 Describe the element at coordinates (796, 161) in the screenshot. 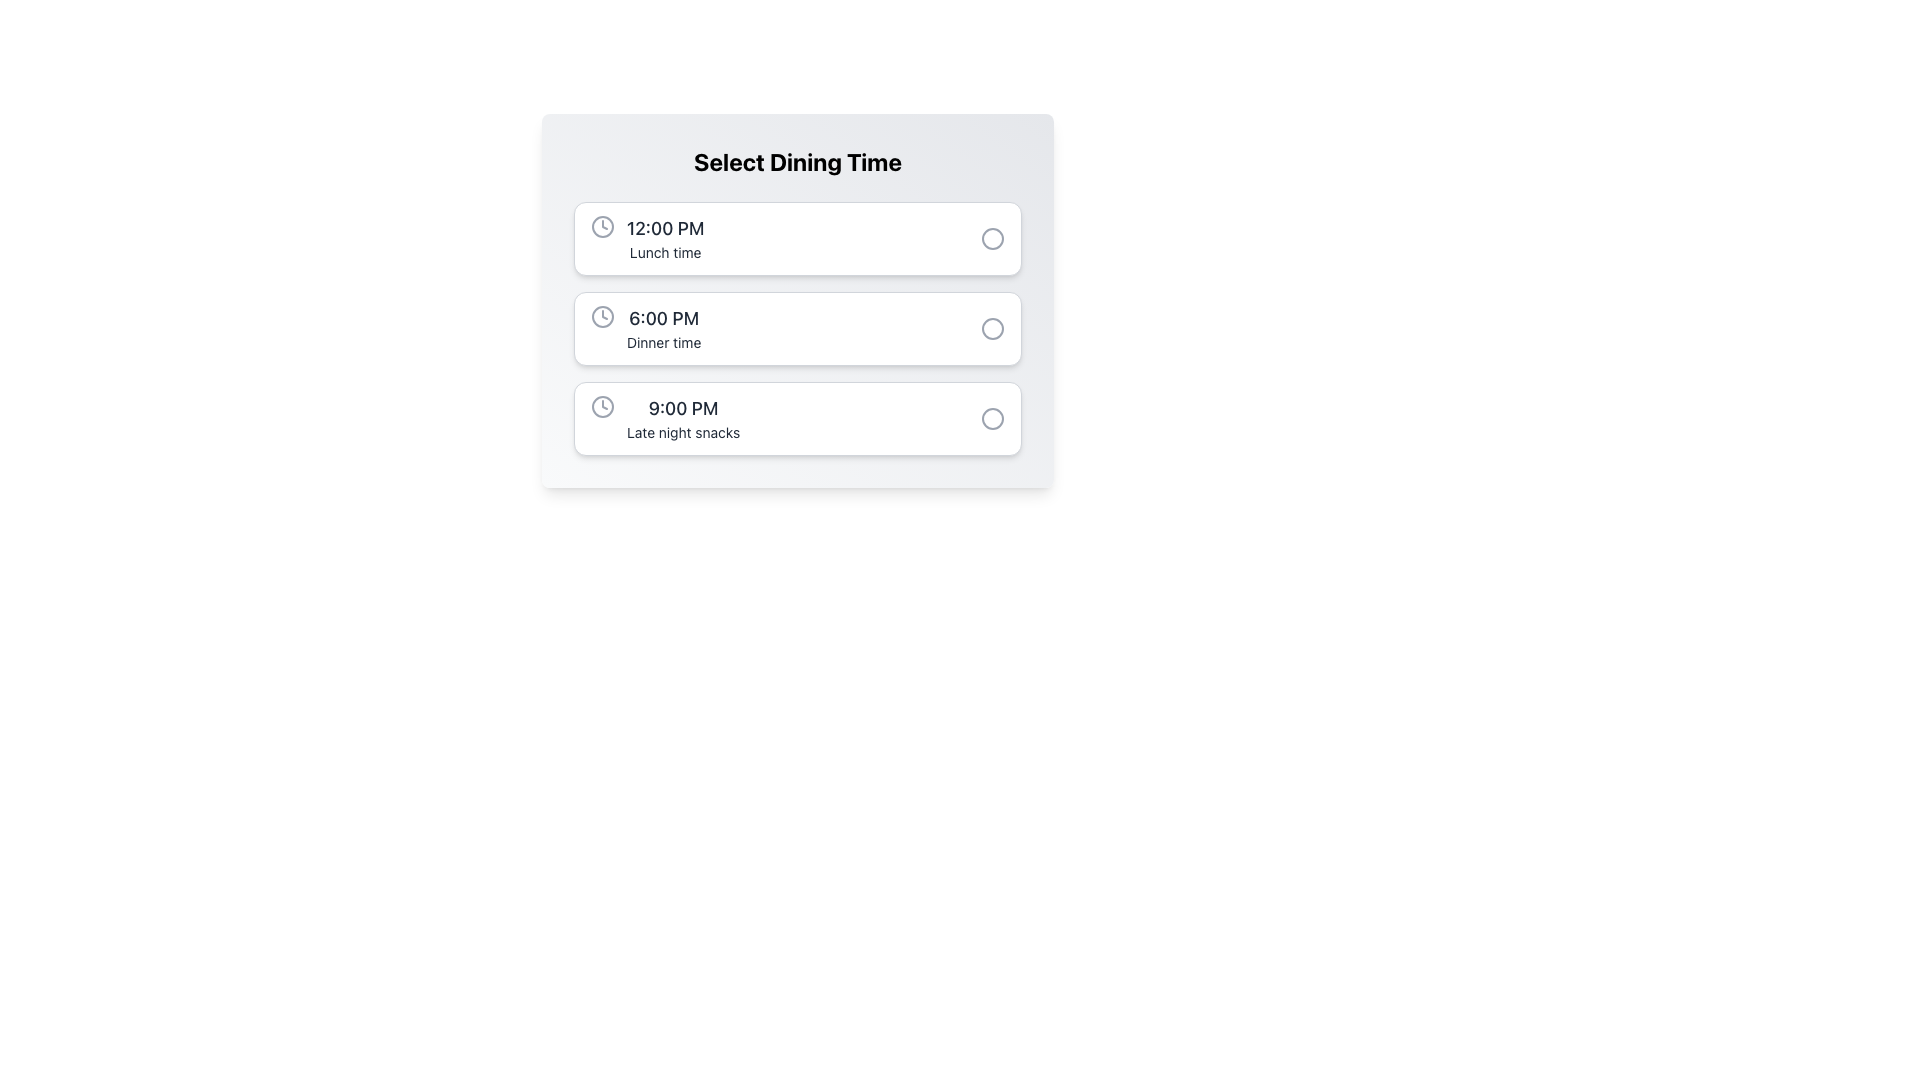

I see `the bold heading 'Select Dining Time' which is styled with large, centered text and is located at the top of a card-like section` at that location.